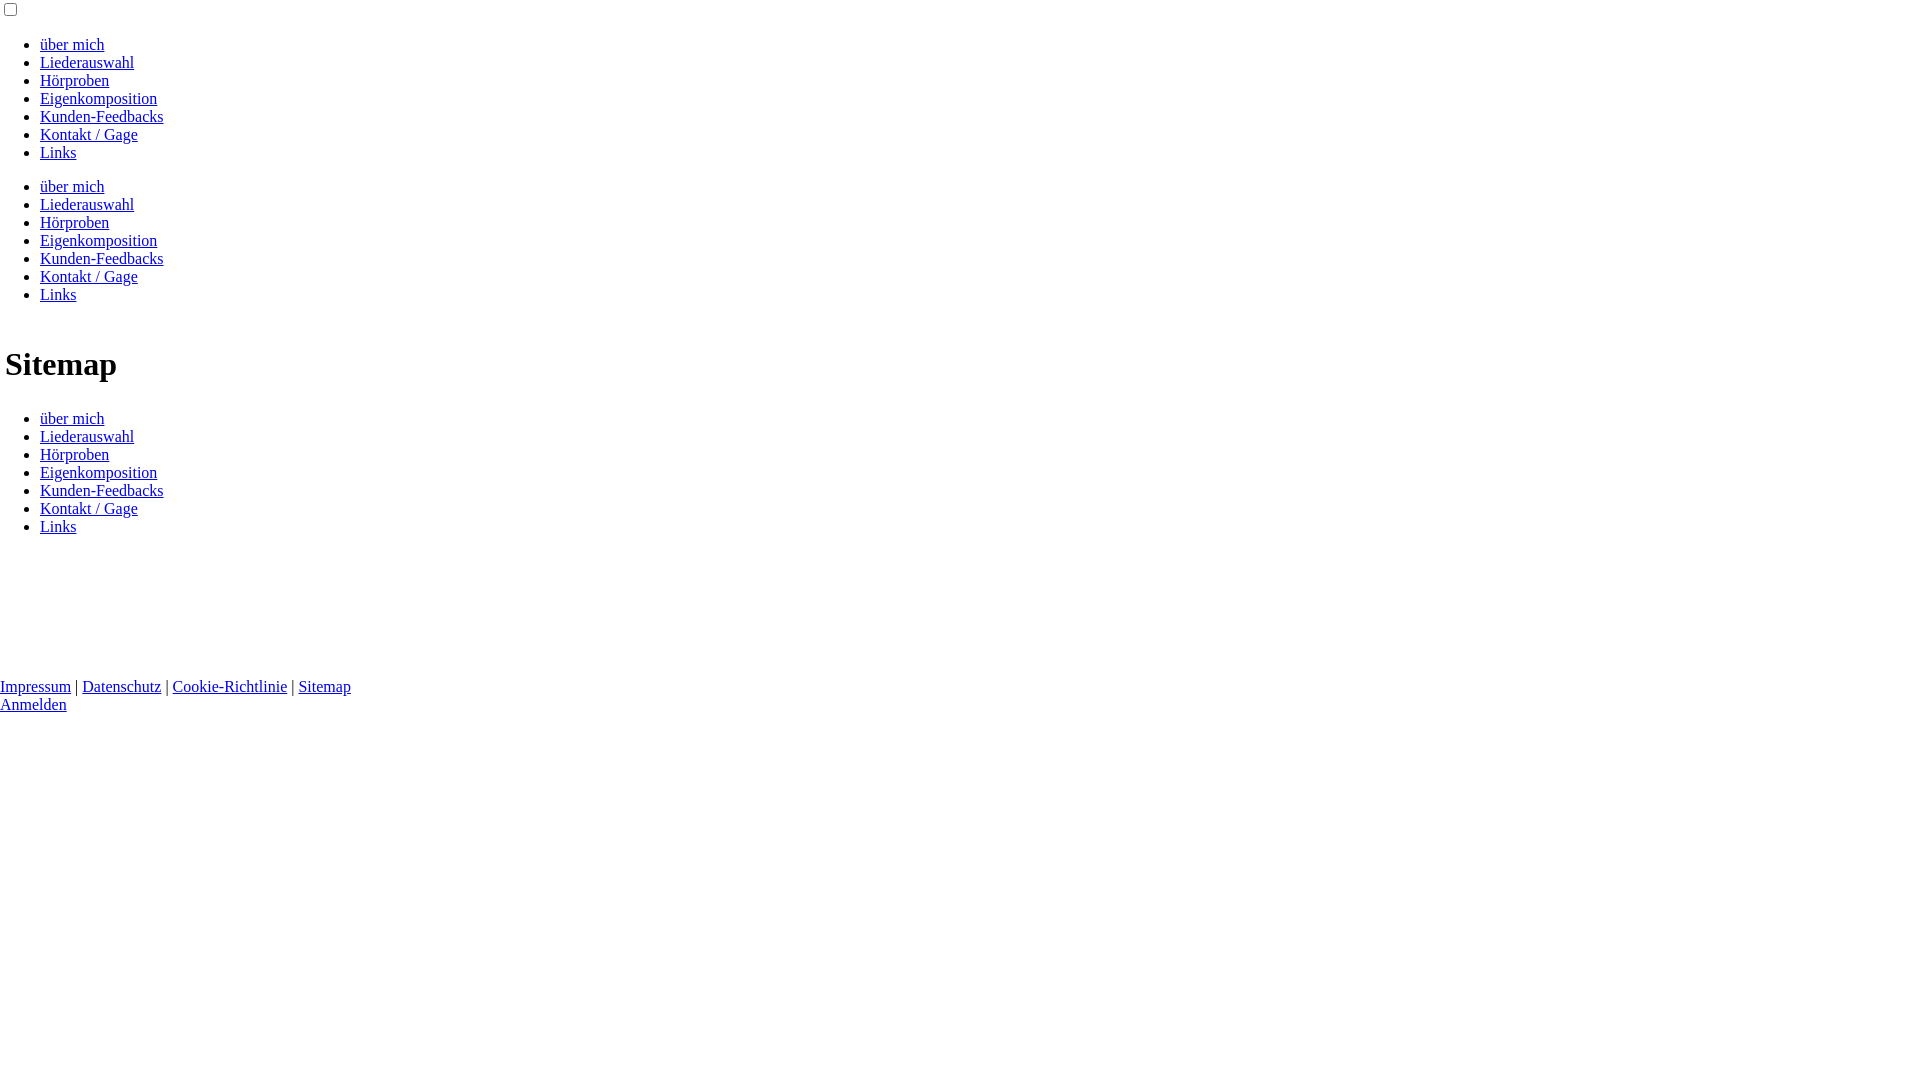  What do you see at coordinates (120, 685) in the screenshot?
I see `'Datenschutz'` at bounding box center [120, 685].